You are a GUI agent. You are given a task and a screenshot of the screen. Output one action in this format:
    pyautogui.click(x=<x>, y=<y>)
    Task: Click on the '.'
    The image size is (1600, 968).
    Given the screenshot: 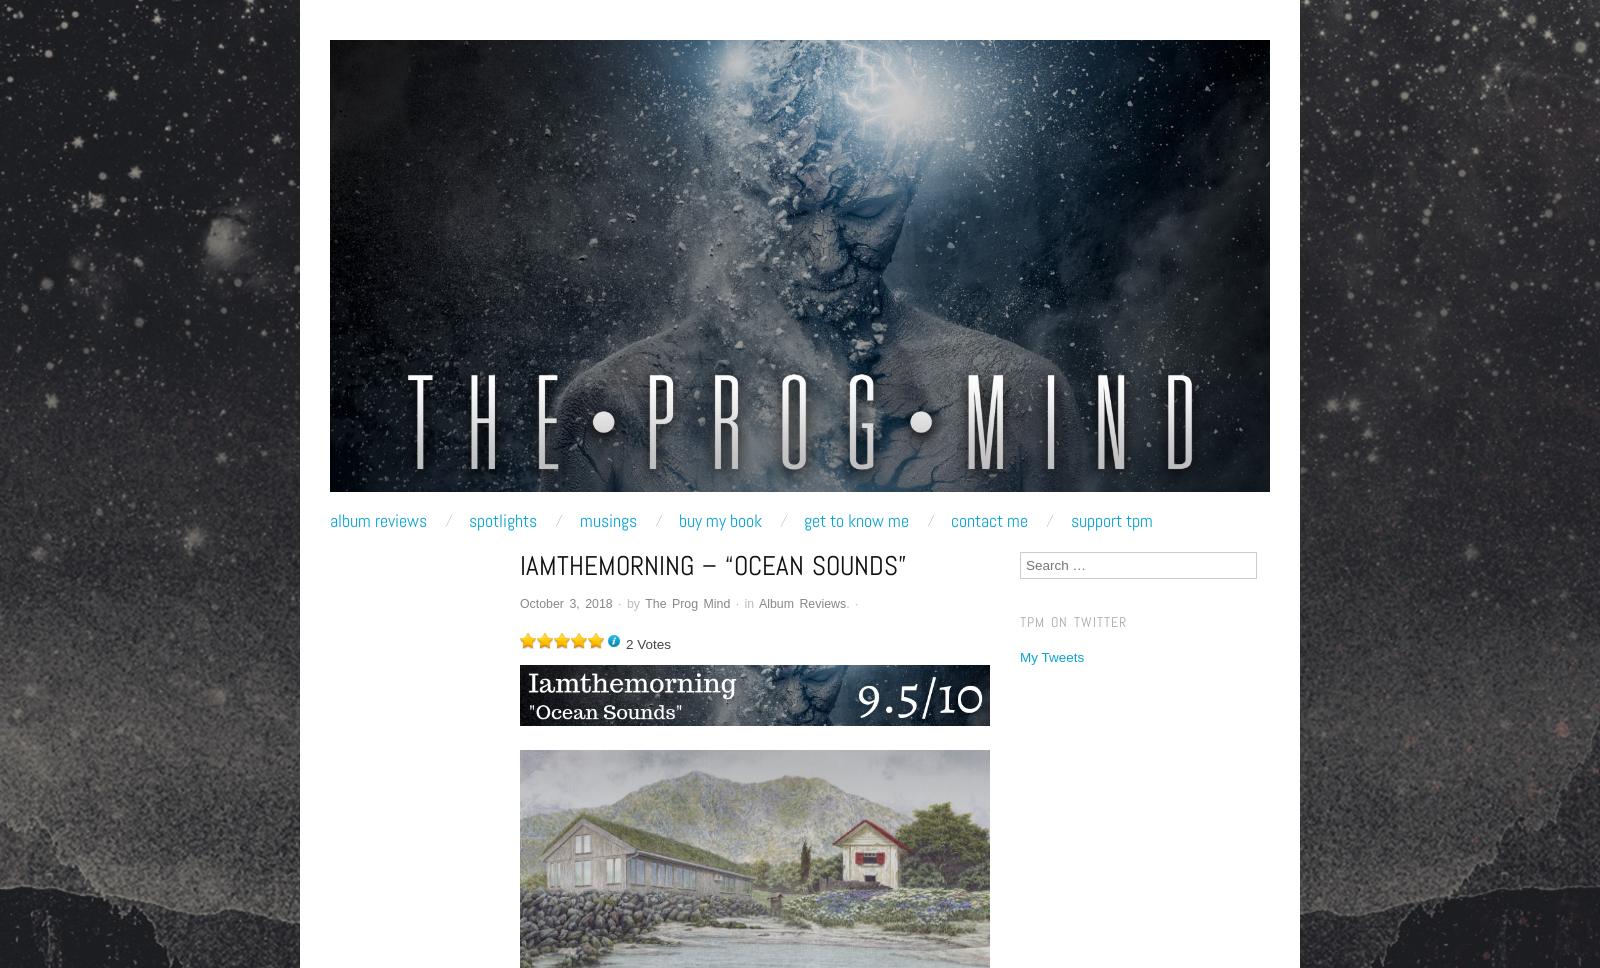 What is the action you would take?
    pyautogui.click(x=849, y=602)
    